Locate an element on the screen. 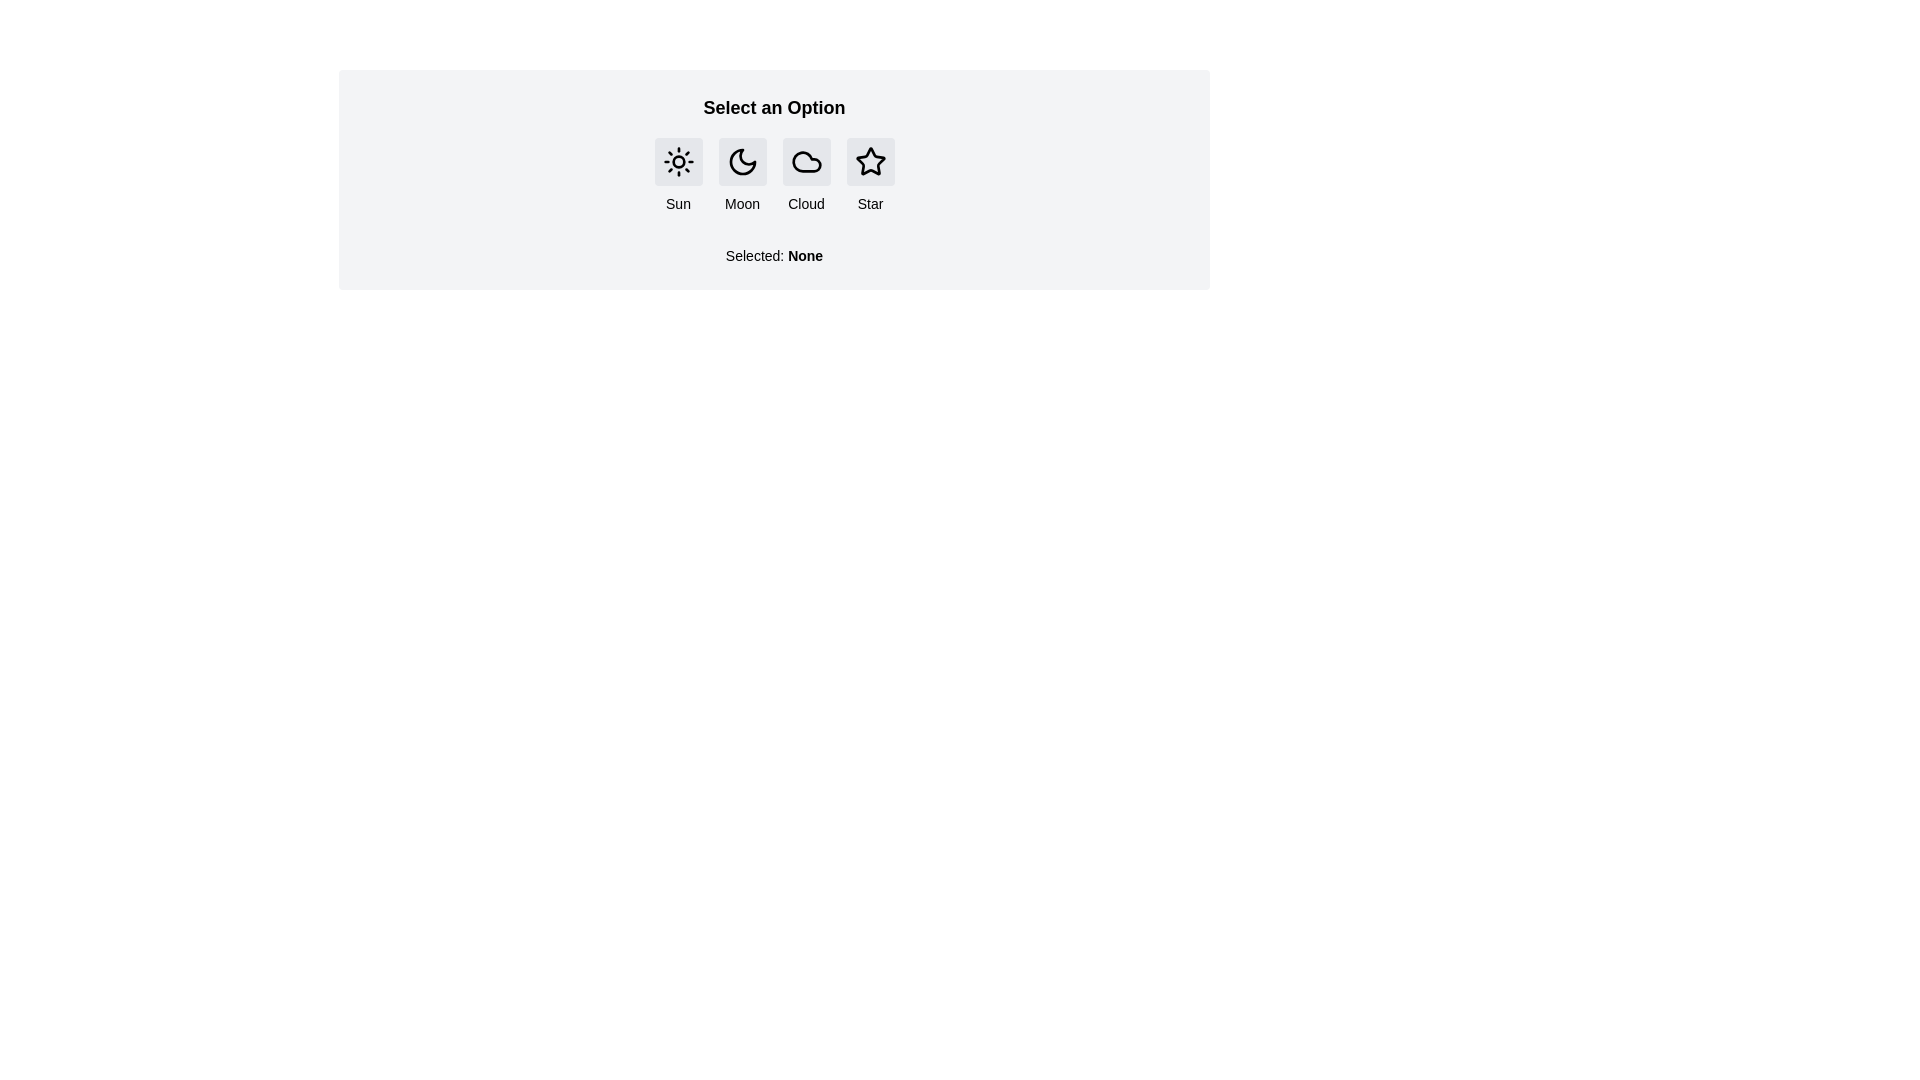 Image resolution: width=1920 pixels, height=1080 pixels. the rounded button with a gray background and a sun icon is located at coordinates (678, 161).